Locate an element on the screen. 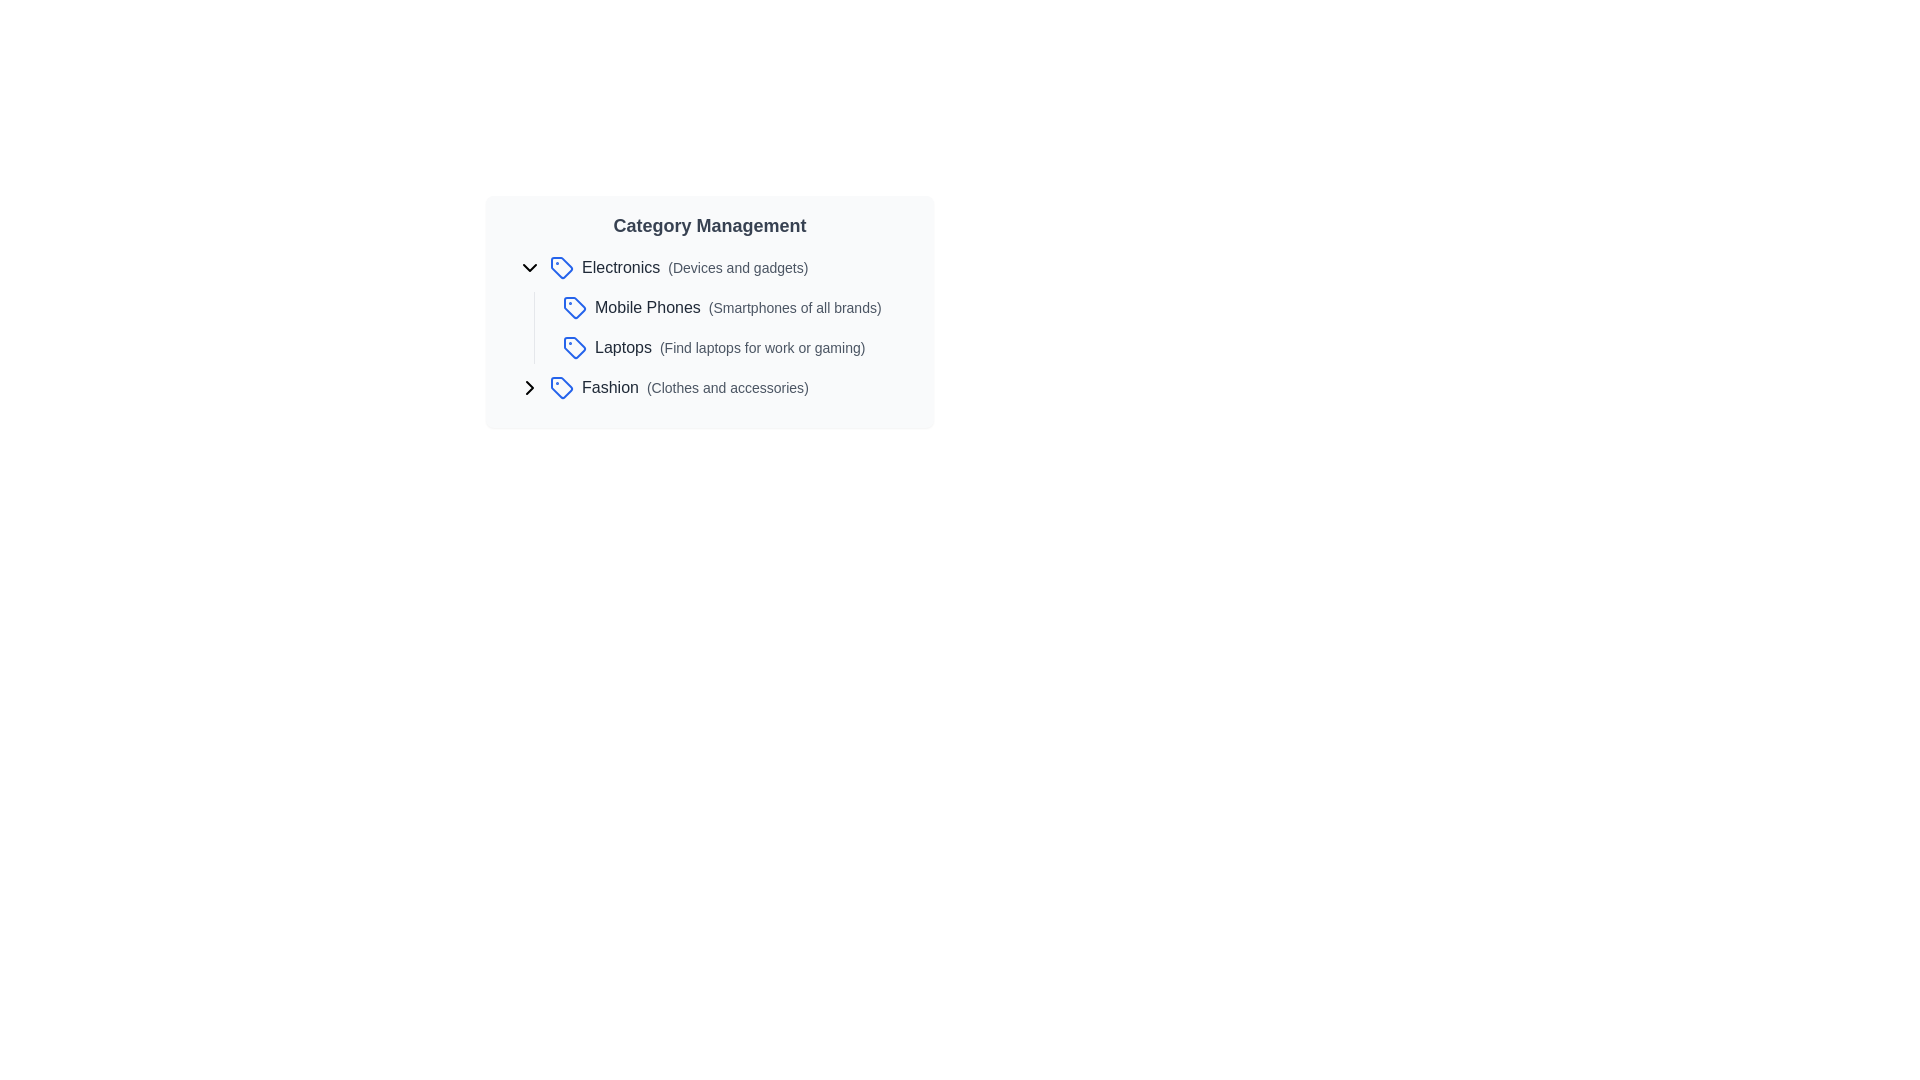 The image size is (1920, 1080). the small tag-shaped icon with a blue outline and dot, located to the left of the 'Fashion' text within the 'Fashion (Clothes and accessories)' entry is located at coordinates (560, 388).